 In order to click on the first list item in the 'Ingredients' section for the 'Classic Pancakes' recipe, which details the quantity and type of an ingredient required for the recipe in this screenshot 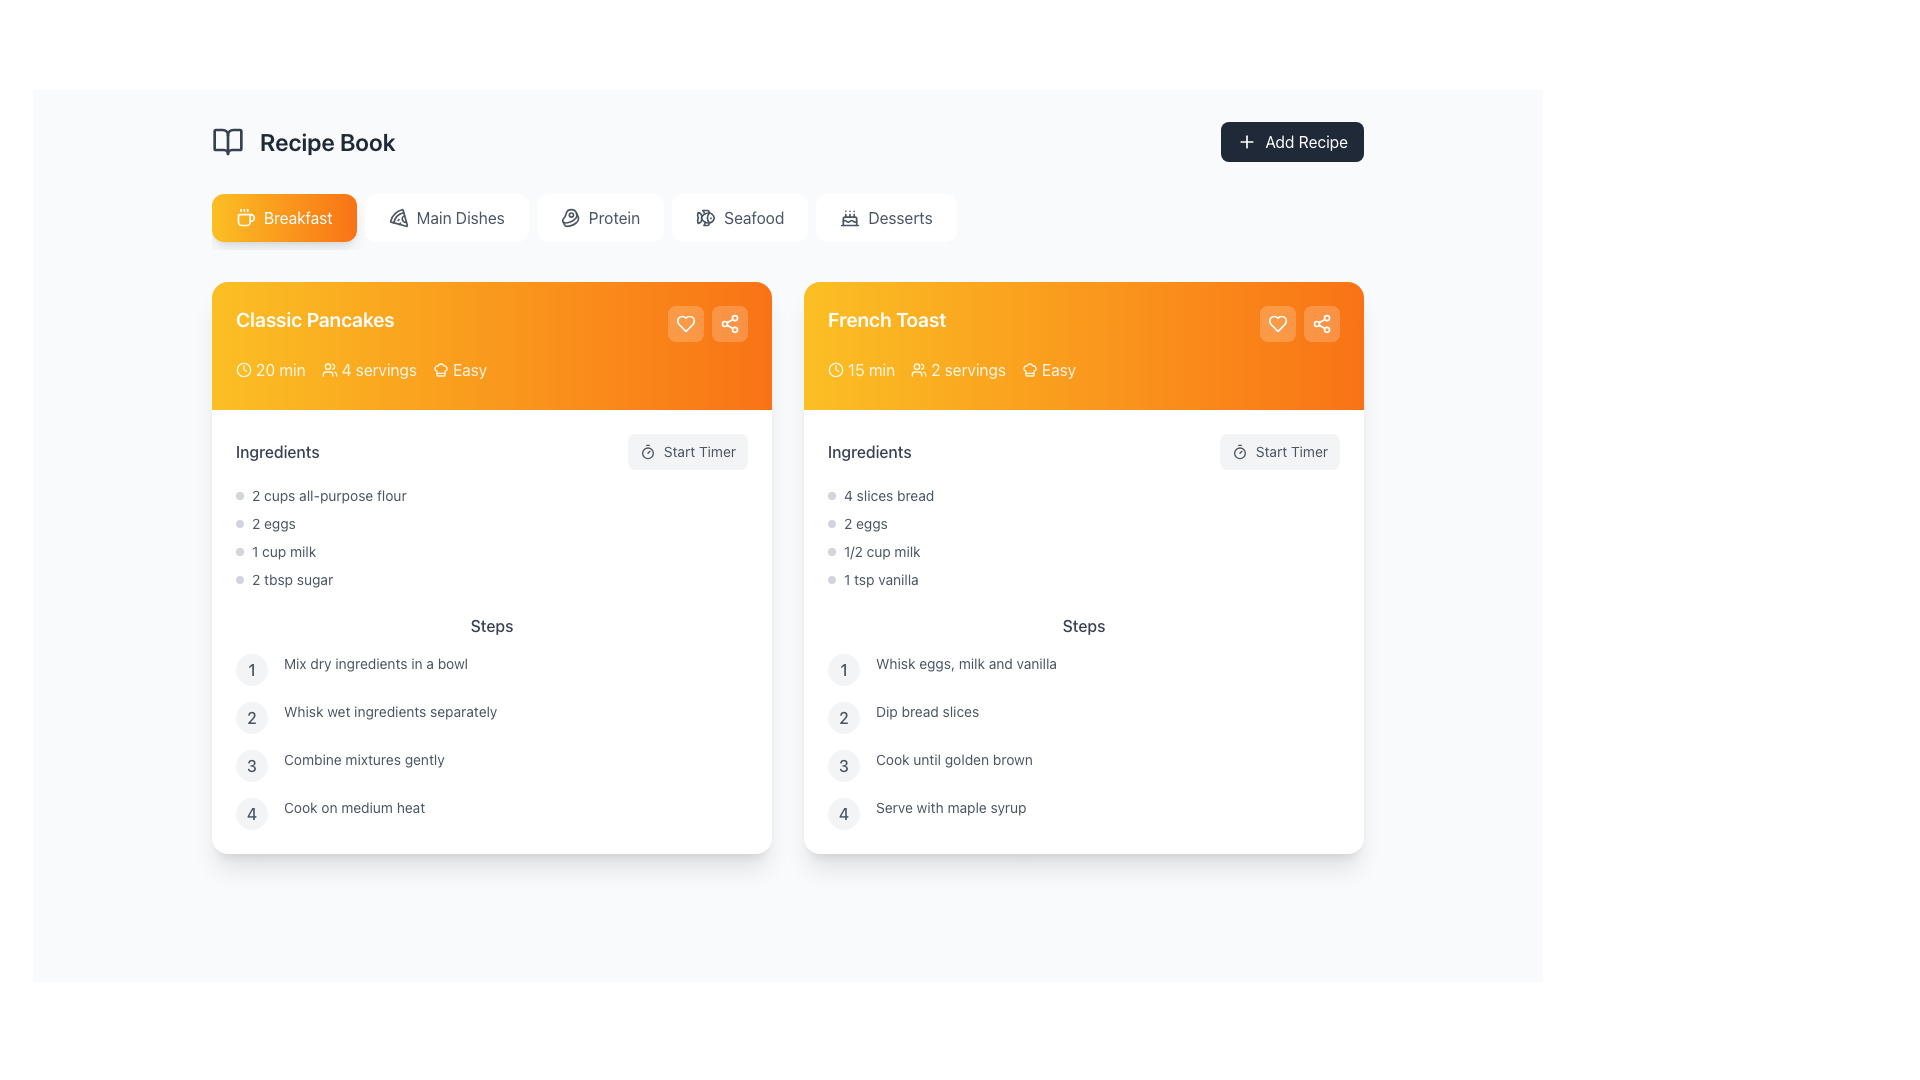, I will do `click(491, 495)`.